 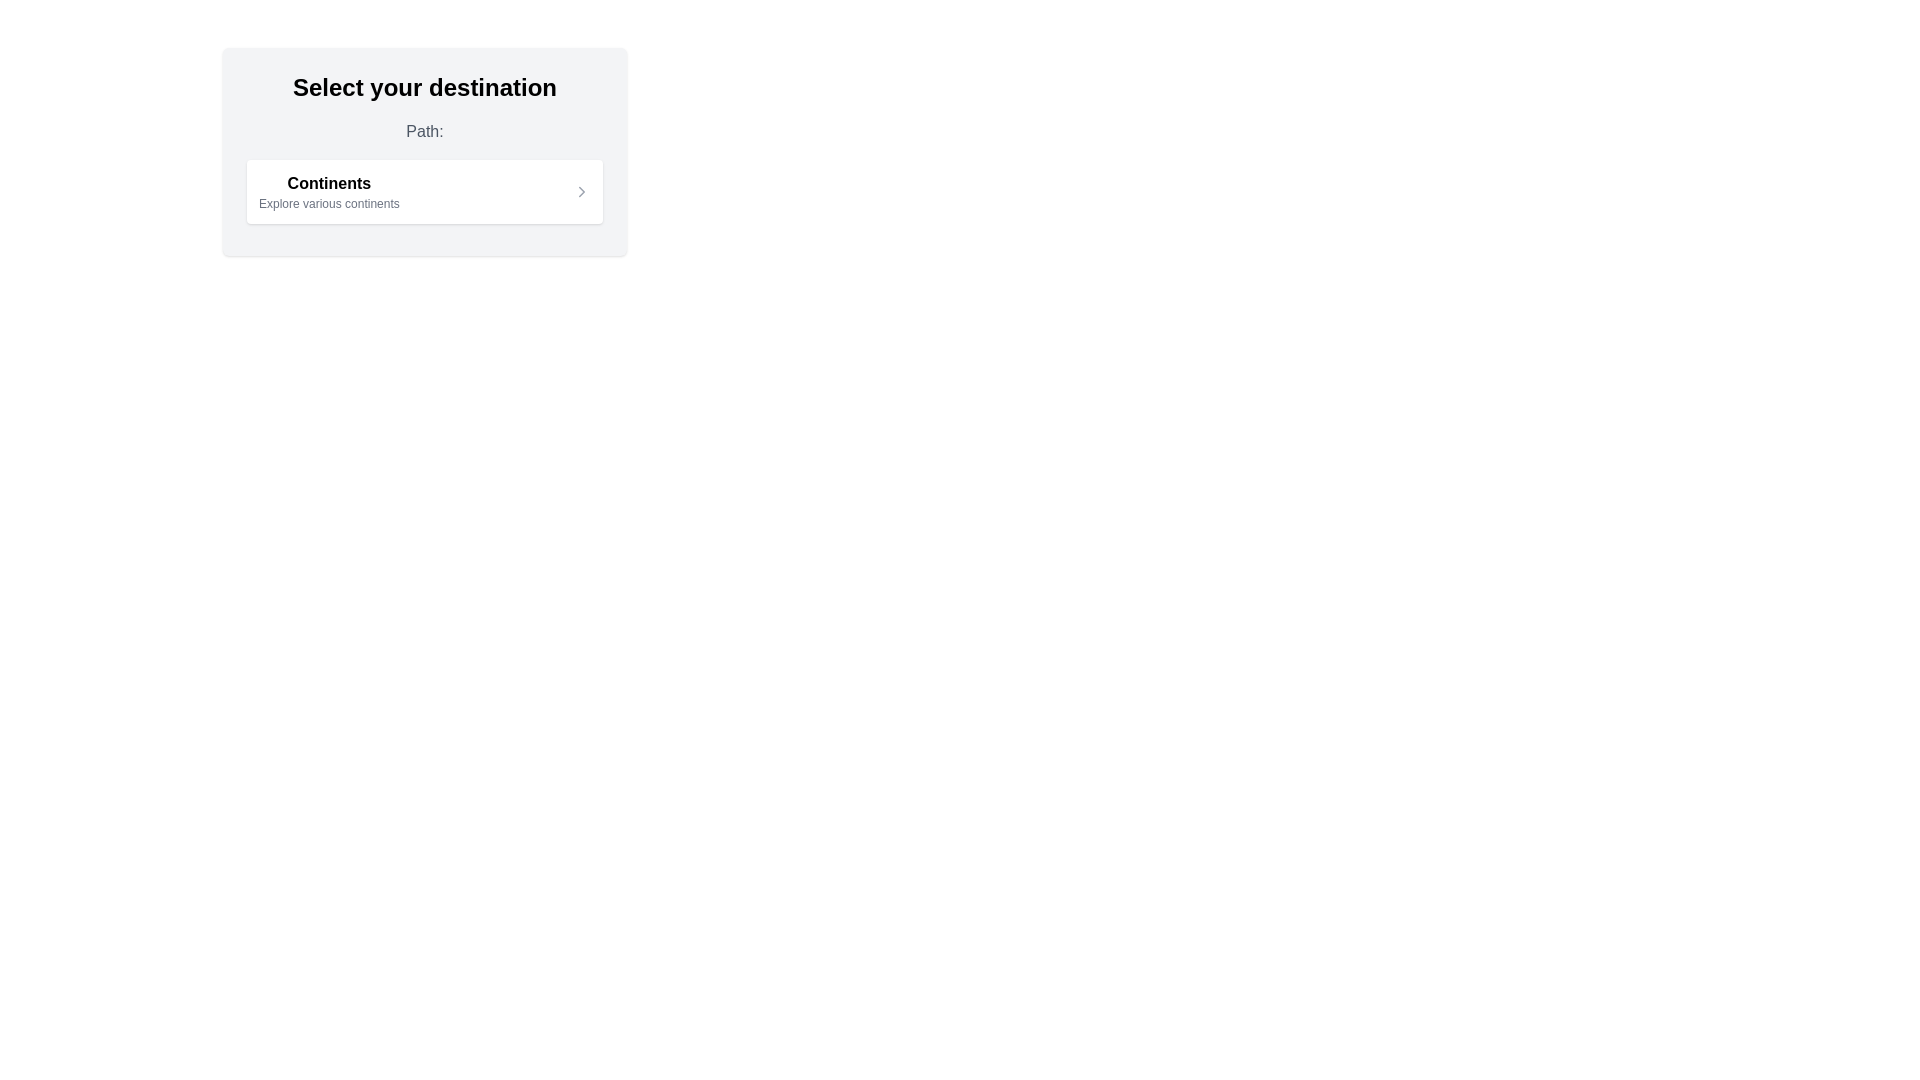 What do you see at coordinates (580, 192) in the screenshot?
I see `the chevron icon located at the far-right end of the 'Continents' button` at bounding box center [580, 192].